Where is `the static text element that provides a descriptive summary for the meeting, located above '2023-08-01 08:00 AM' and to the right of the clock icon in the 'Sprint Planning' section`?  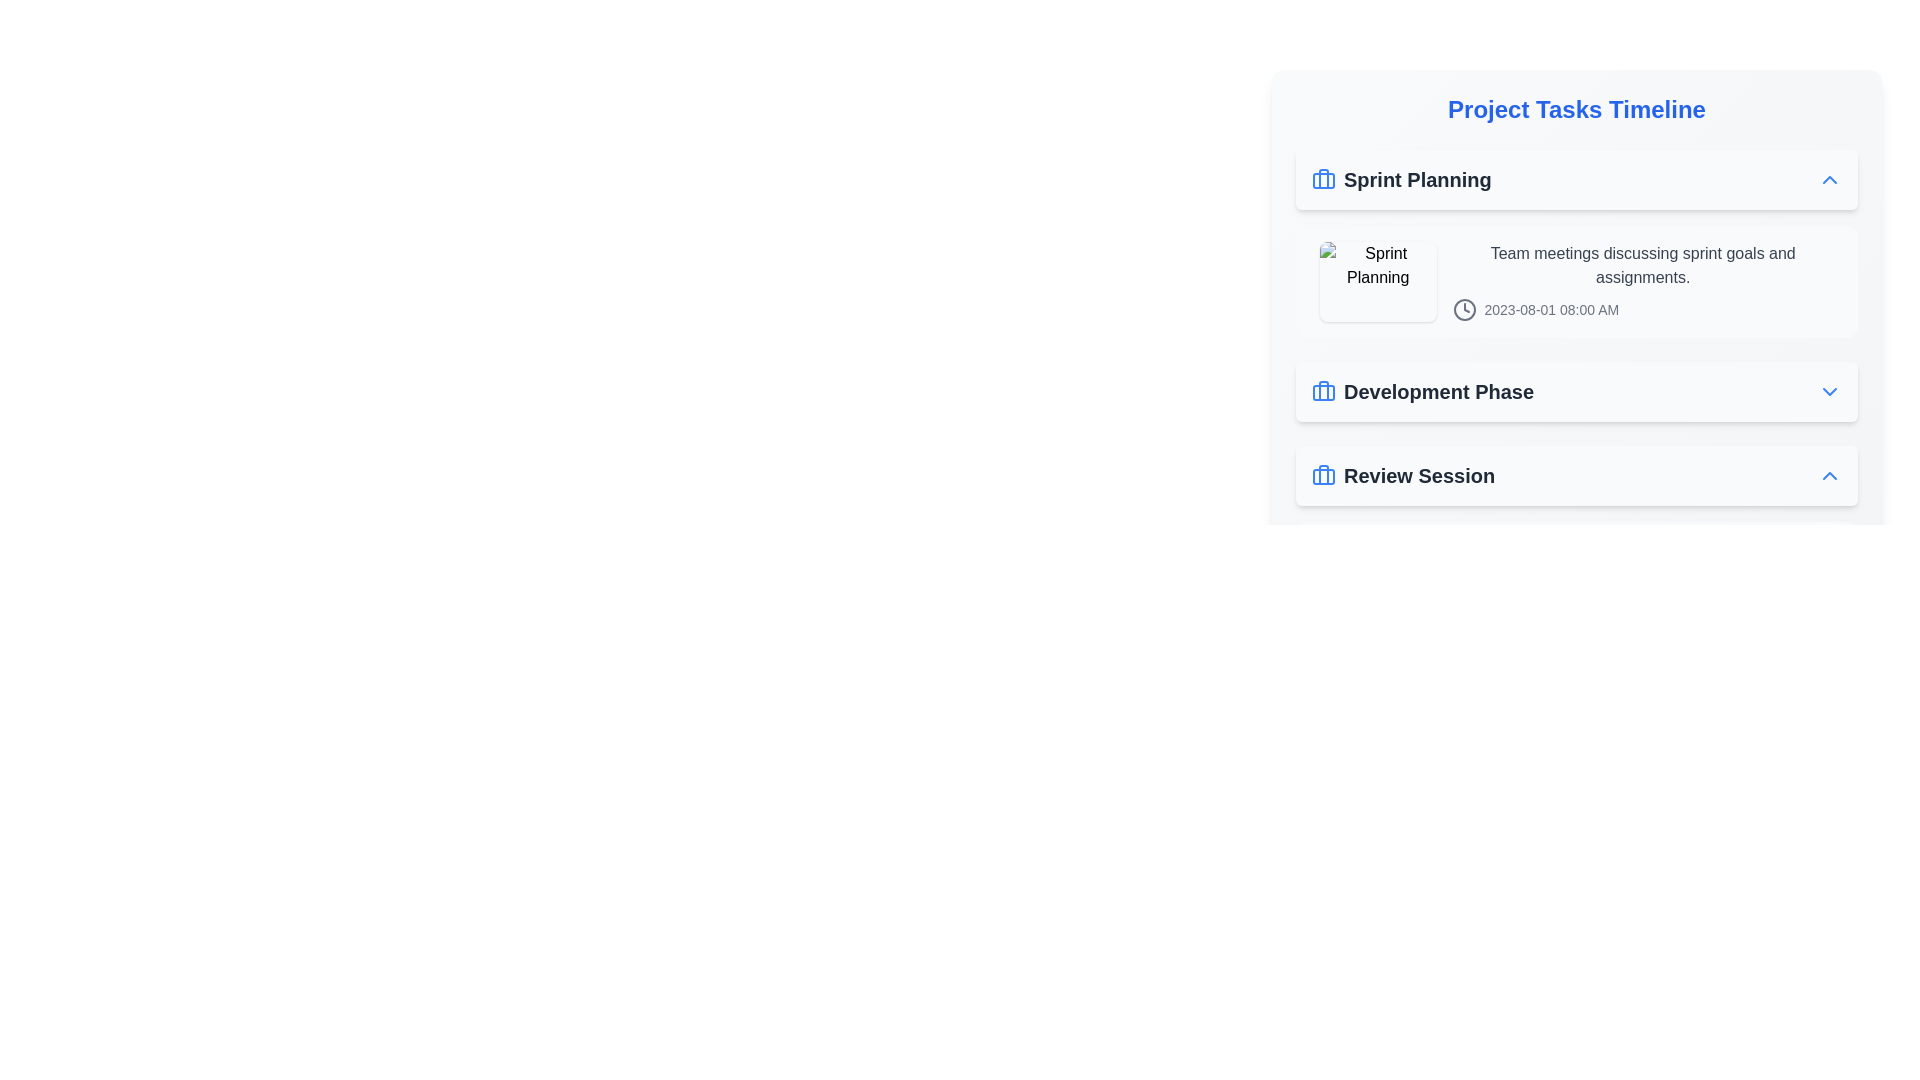
the static text element that provides a descriptive summary for the meeting, located above '2023-08-01 08:00 AM' and to the right of the clock icon in the 'Sprint Planning' section is located at coordinates (1643, 265).